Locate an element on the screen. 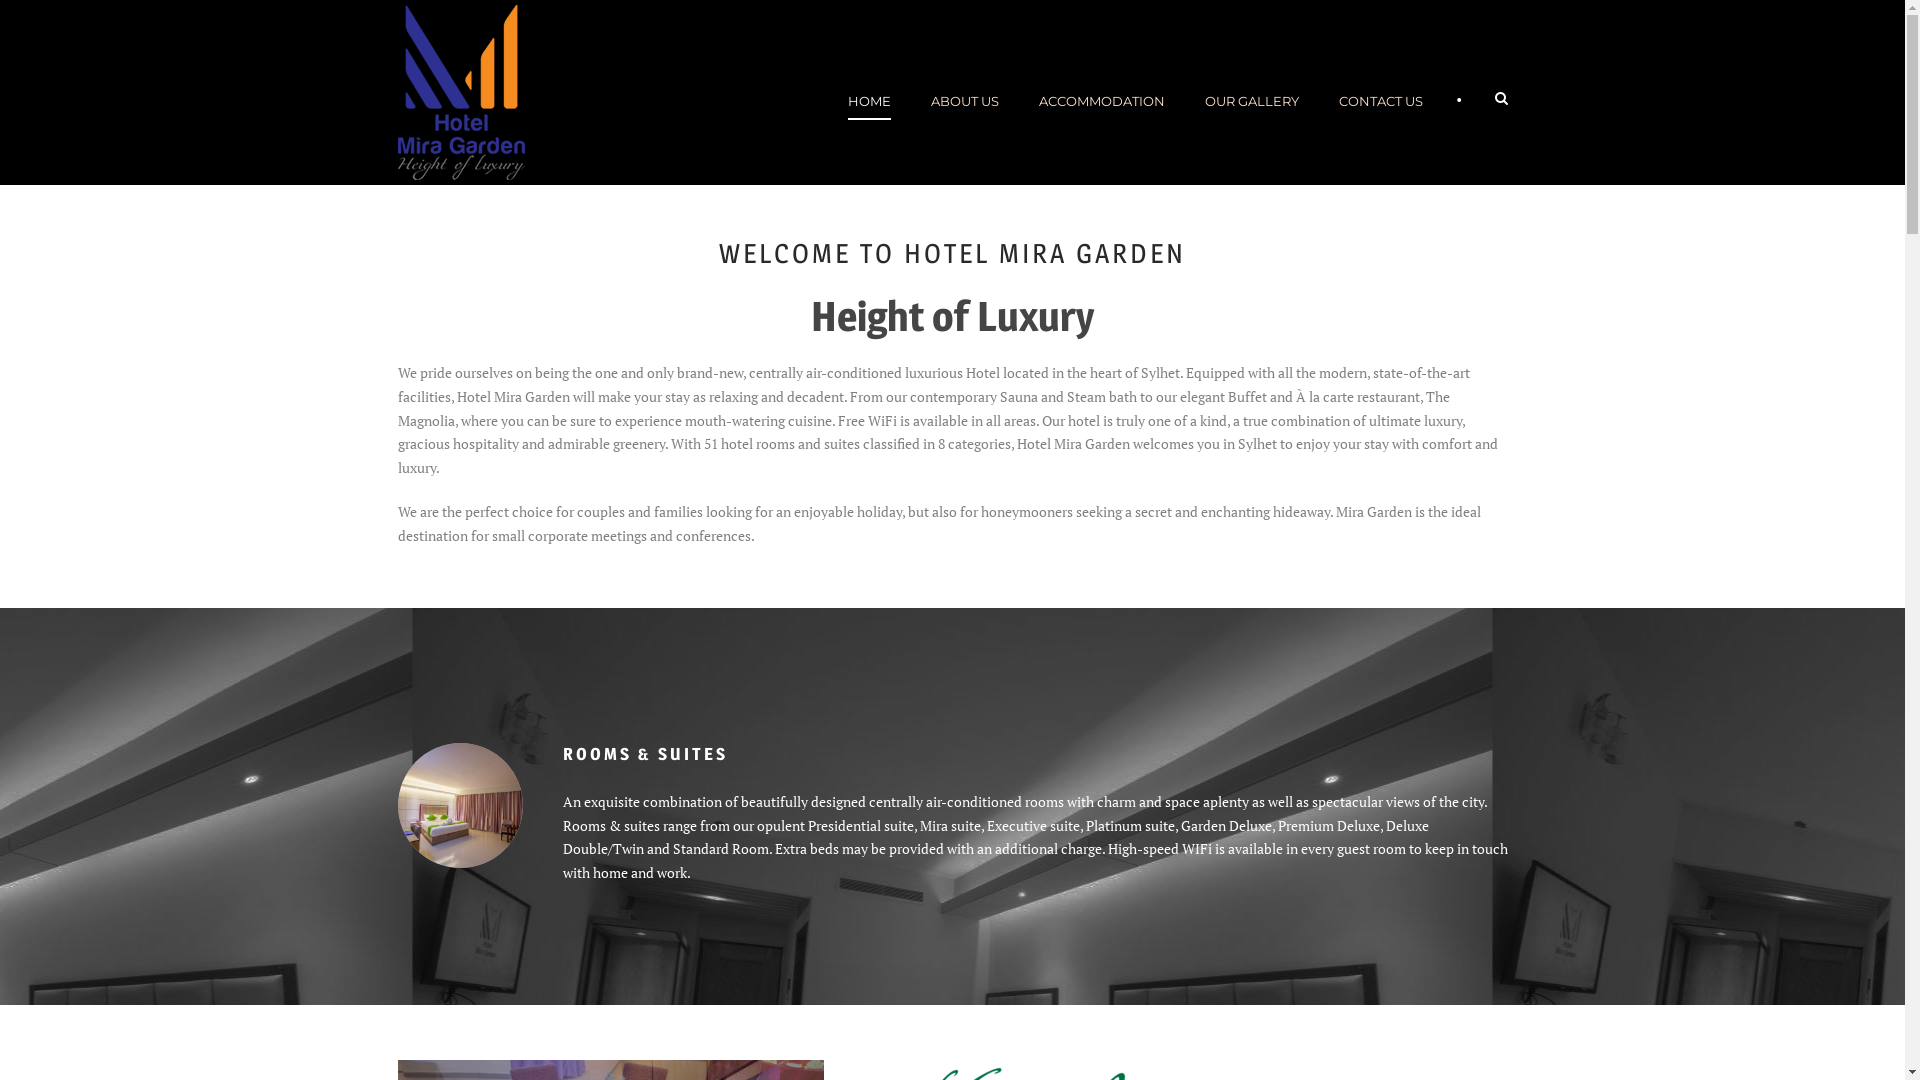  'OUR GALLERY' is located at coordinates (1184, 123).